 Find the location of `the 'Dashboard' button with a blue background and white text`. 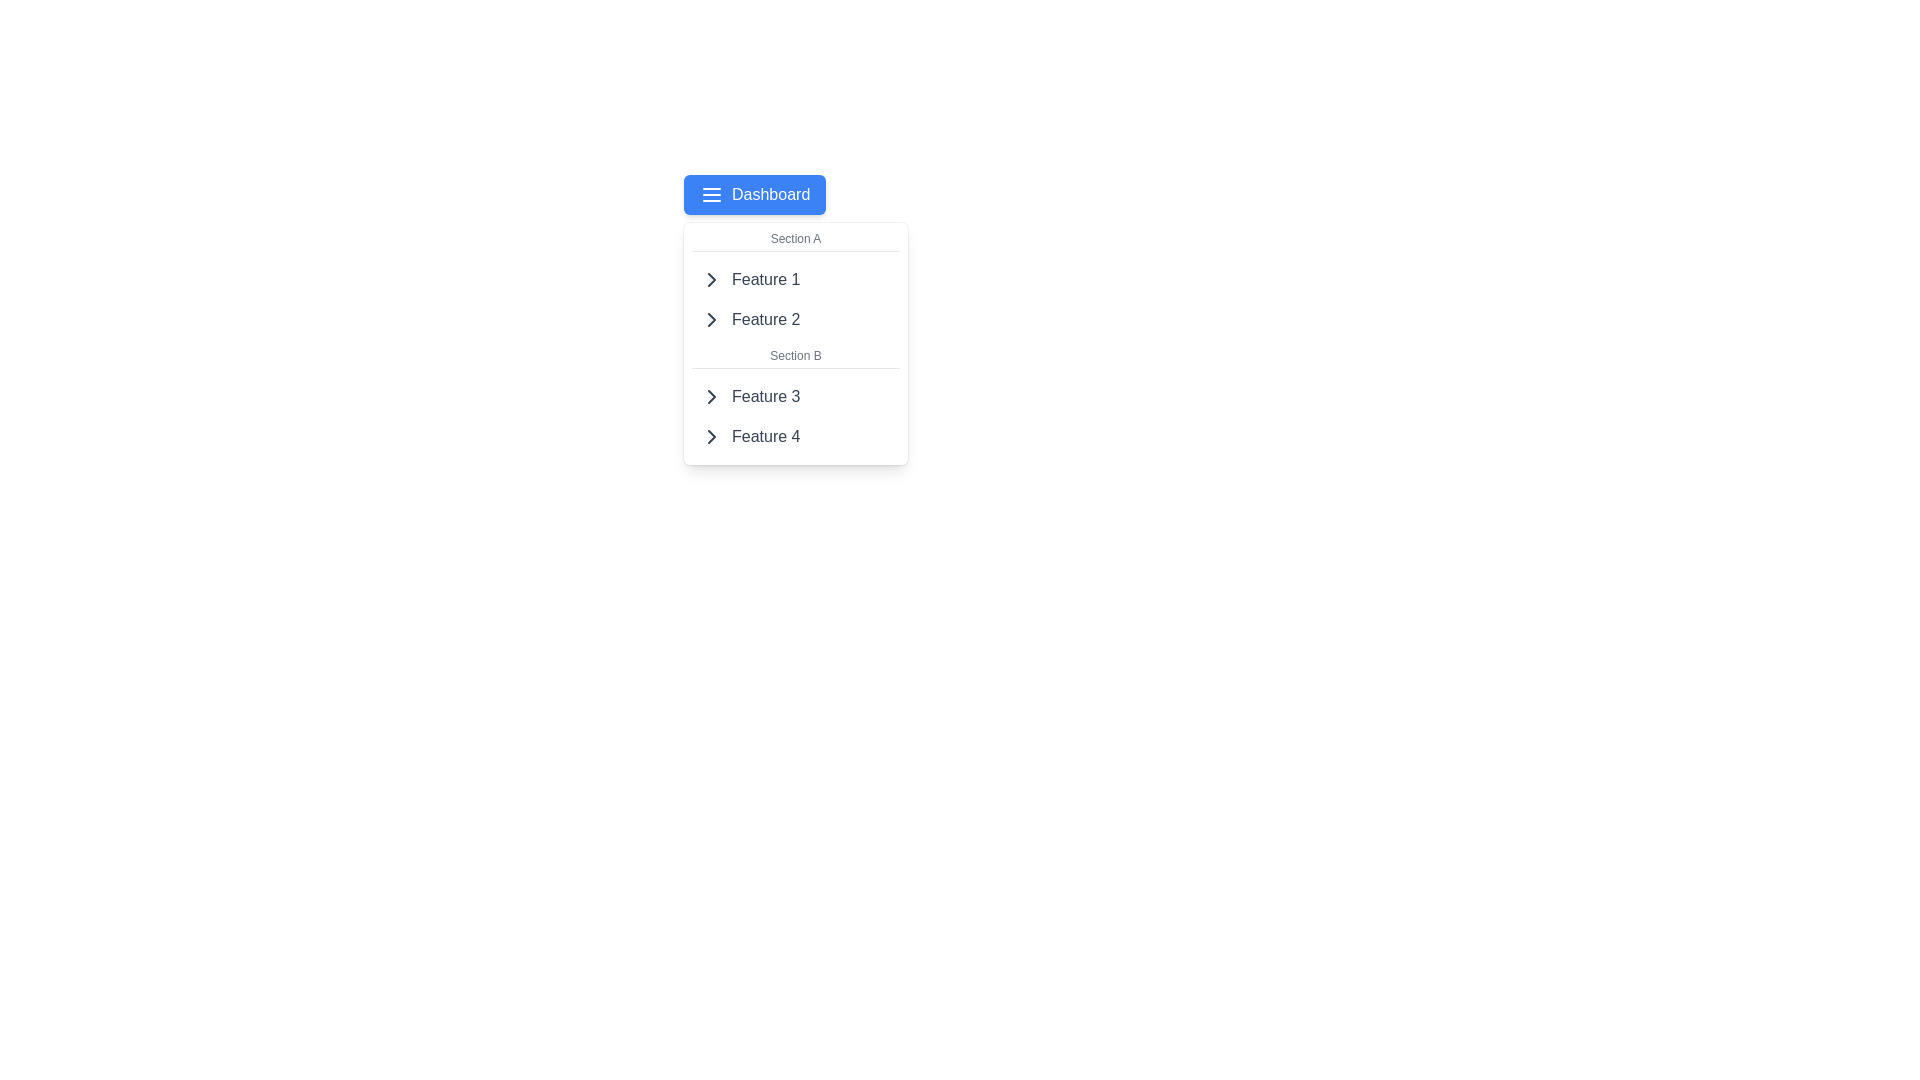

the 'Dashboard' button with a blue background and white text is located at coordinates (754, 195).